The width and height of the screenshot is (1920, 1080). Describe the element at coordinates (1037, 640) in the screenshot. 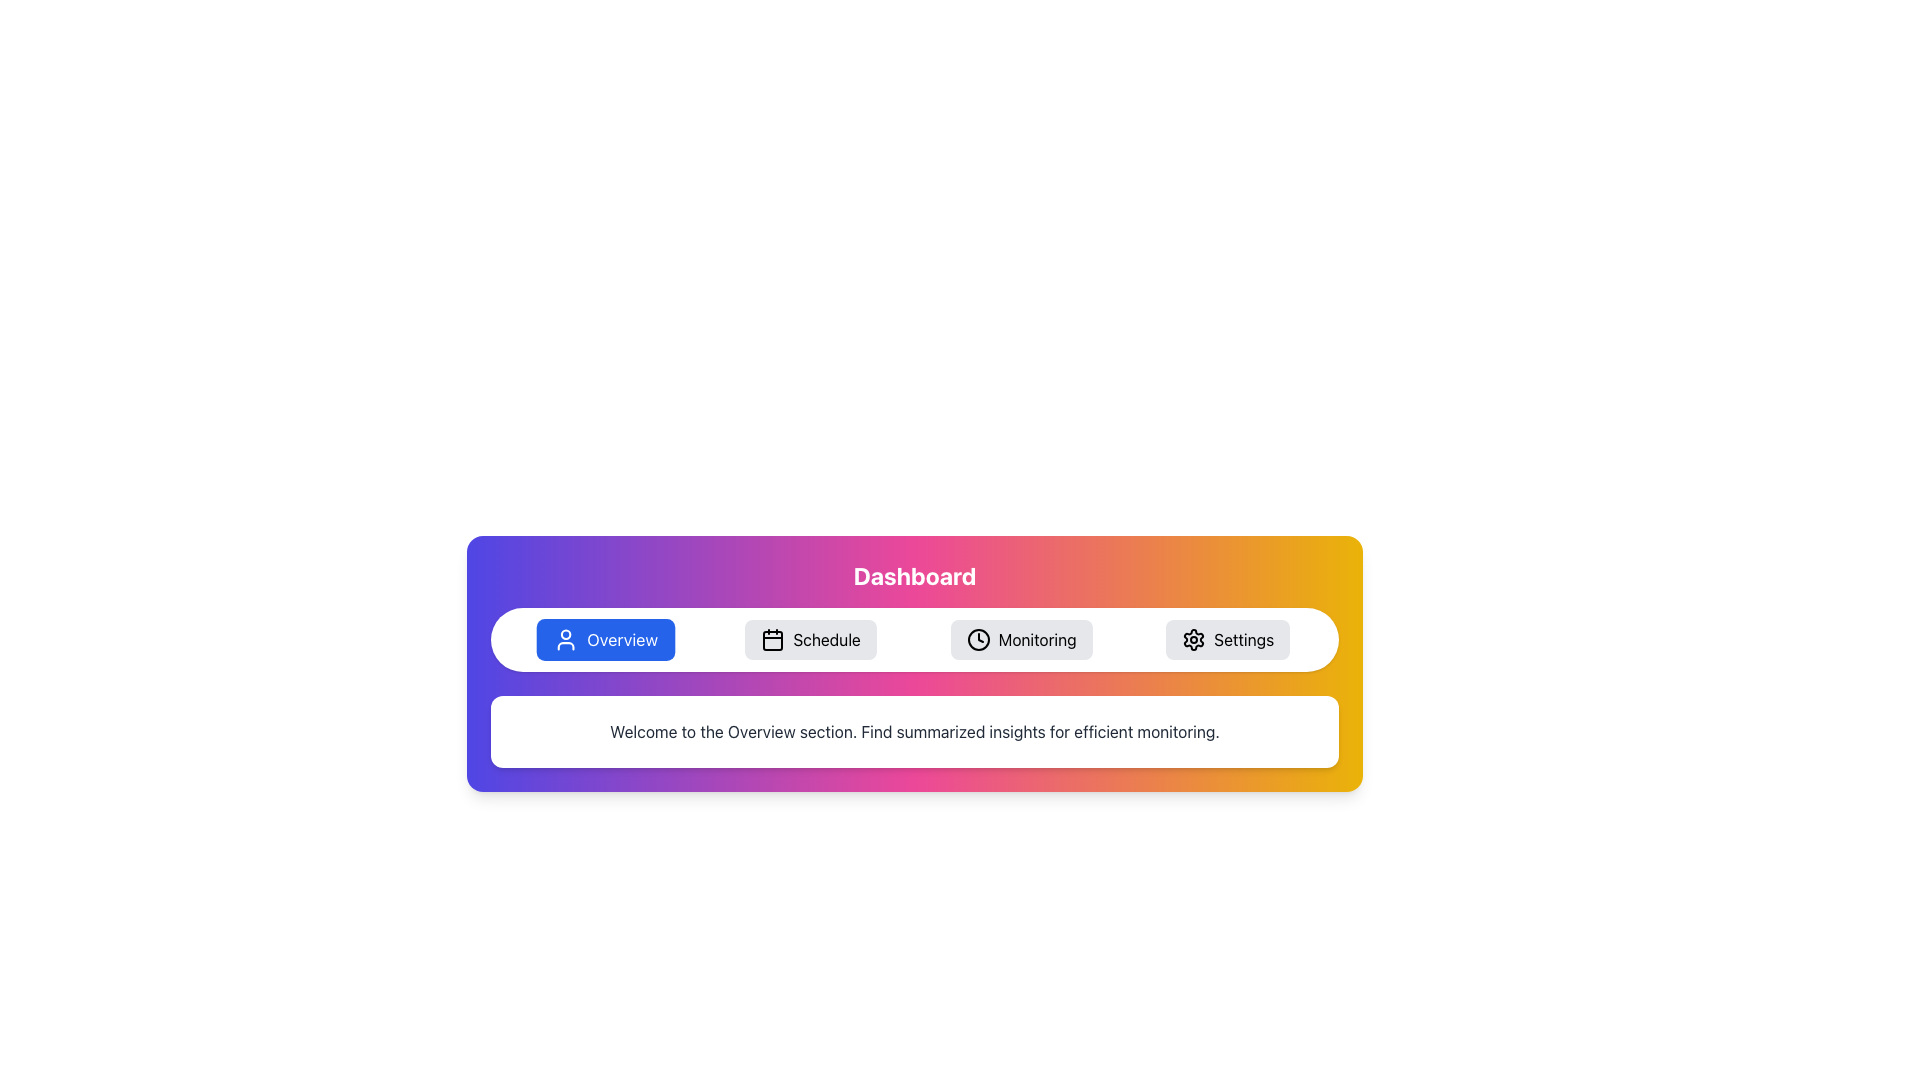

I see `the Text Label that indicates the purpose of the navigation button for the 'Monitoring' section, located between the 'Schedule' and 'Settings' tabs` at that location.